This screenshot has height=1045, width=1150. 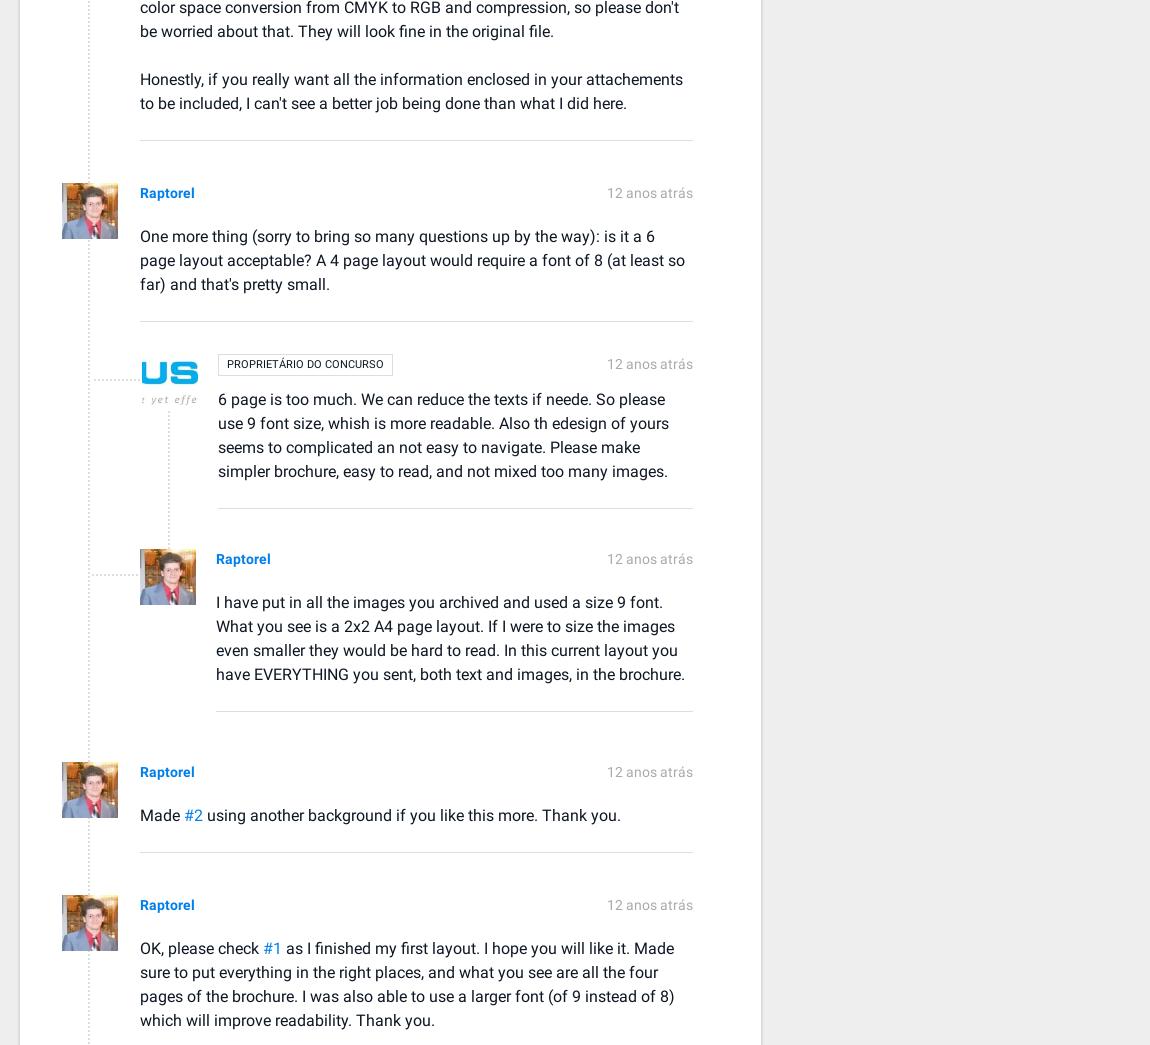 I want to click on '6 page is too much. We can reduce the texts if neede. So please use 9 font size, whish is more readable. Also th edesign of yours seems to complicated an not easy to navigate. Please make simpler brochure, easy to read, and not mixed too many images.', so click(x=443, y=434).